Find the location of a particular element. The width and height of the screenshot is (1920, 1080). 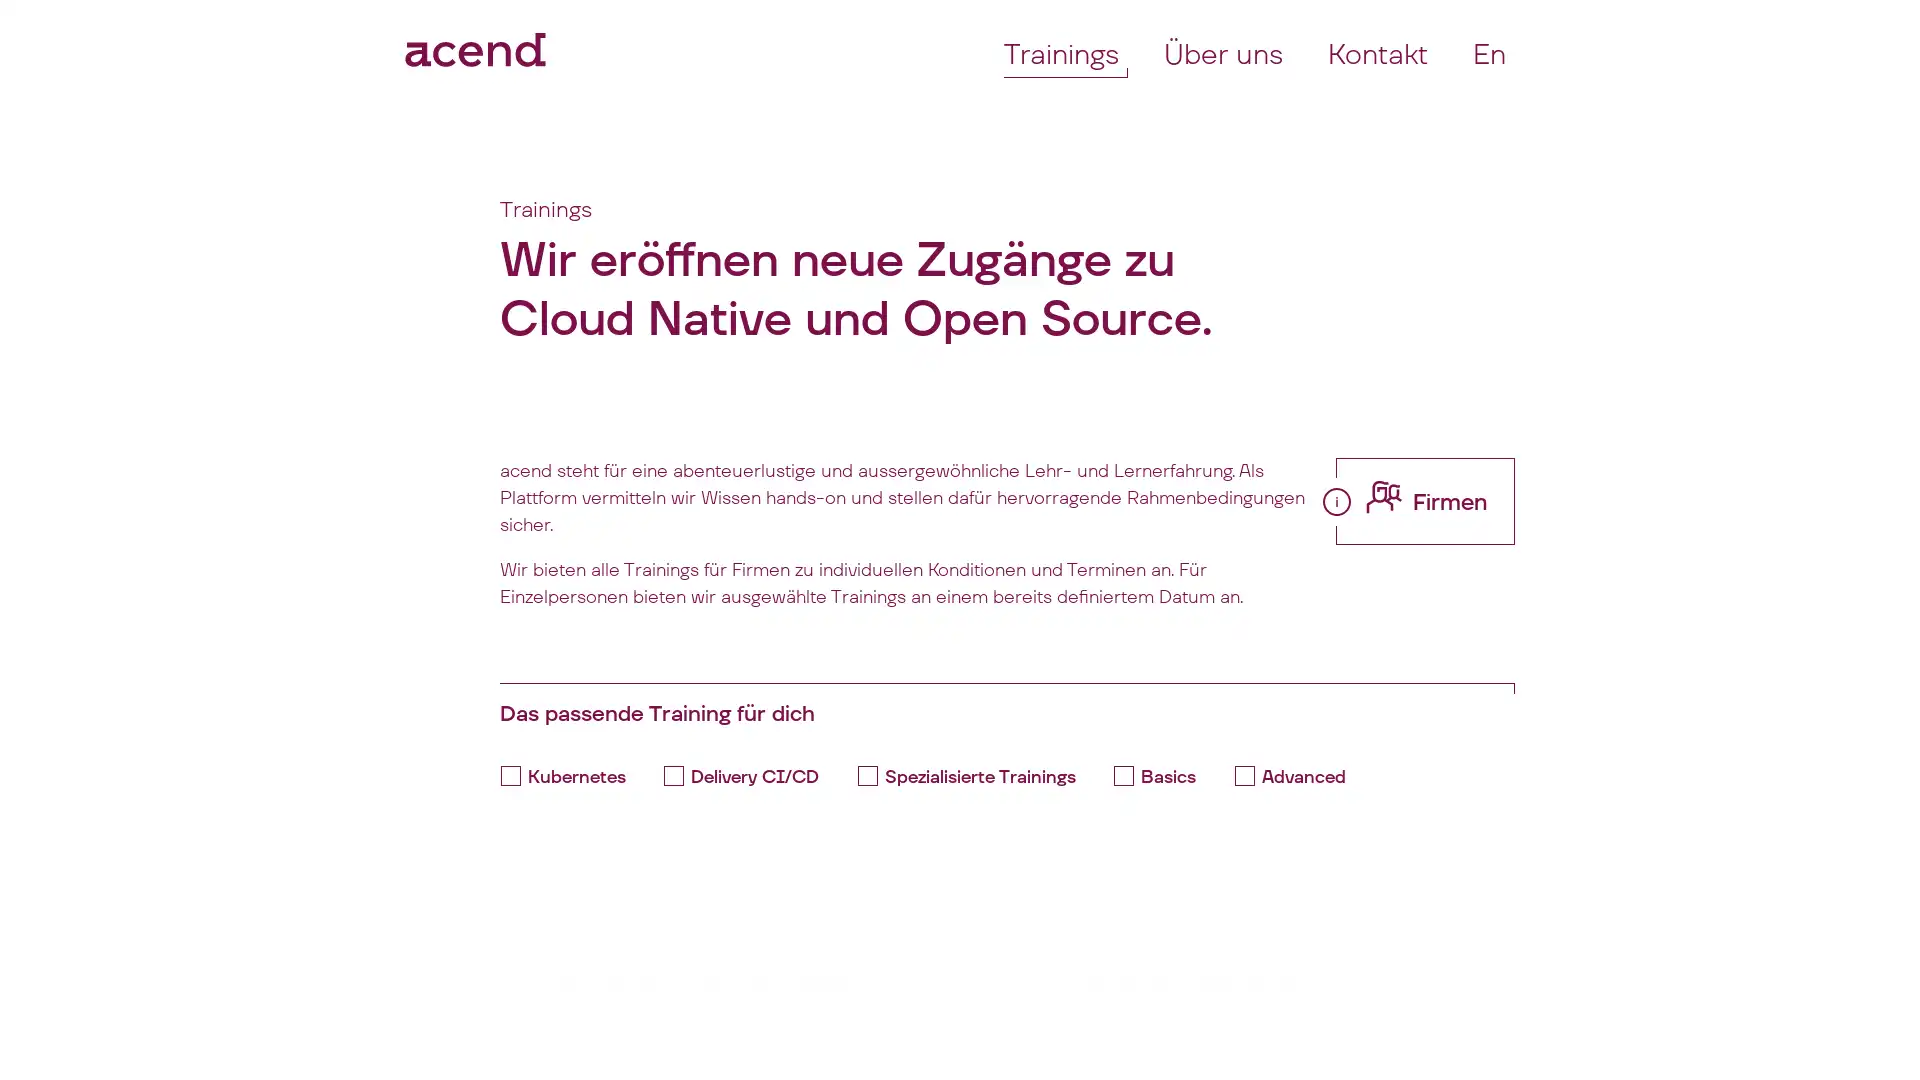

Kubernetes is located at coordinates (568, 775).